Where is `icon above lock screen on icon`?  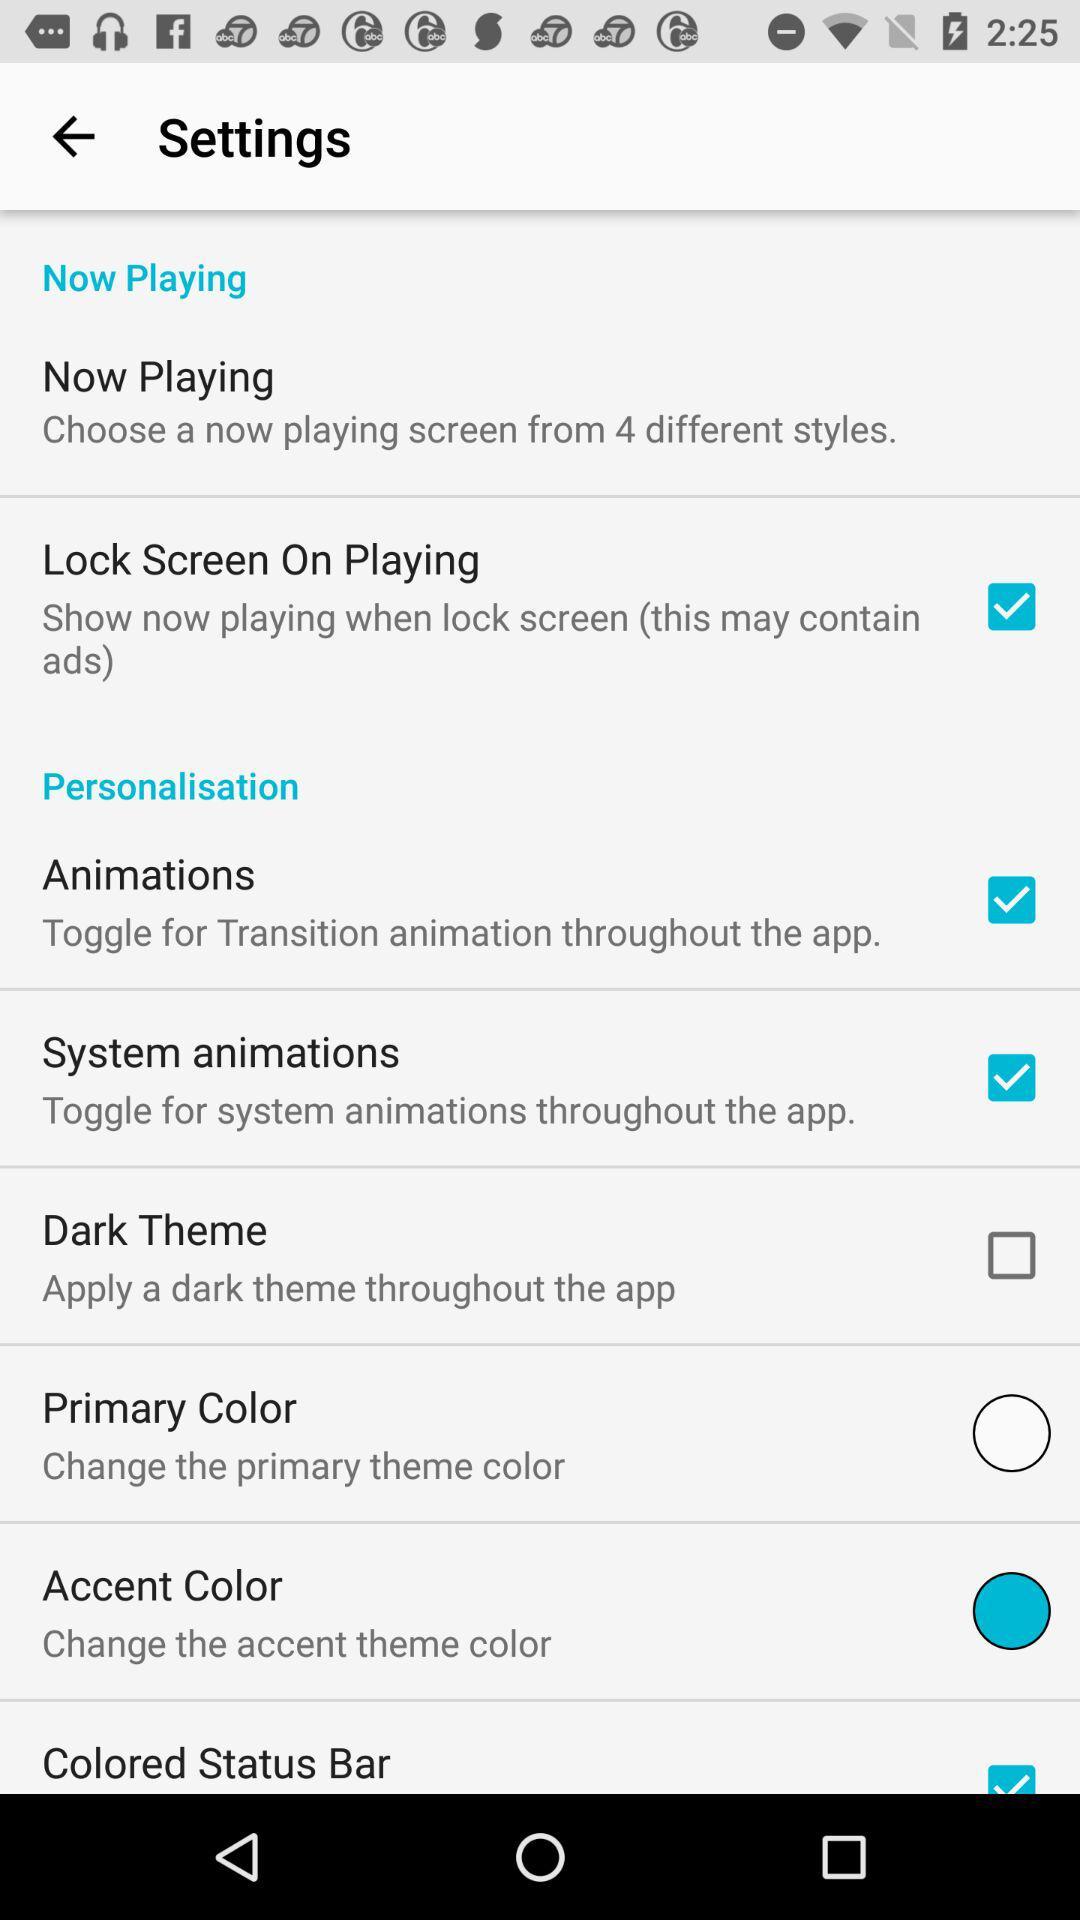
icon above lock screen on icon is located at coordinates (469, 427).